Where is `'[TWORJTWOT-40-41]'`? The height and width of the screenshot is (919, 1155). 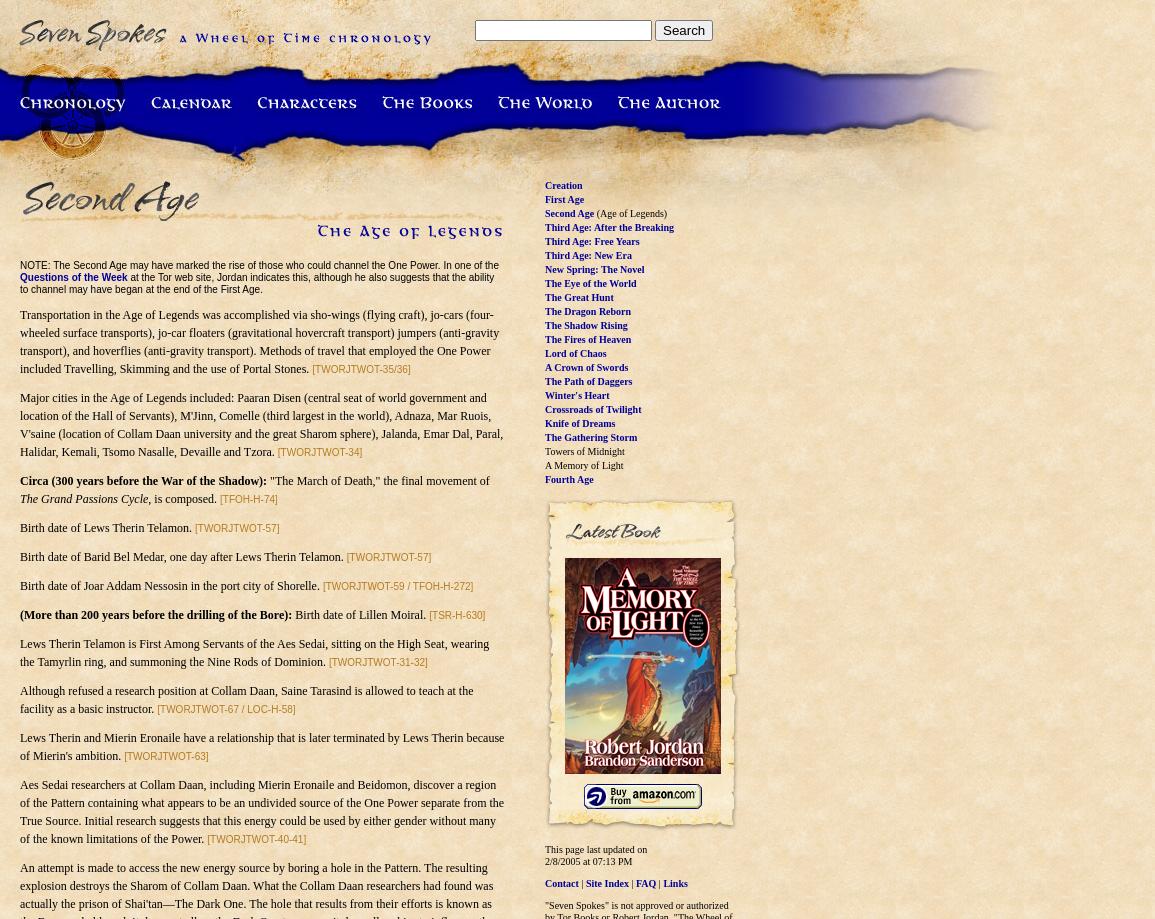 '[TWORJTWOT-40-41]' is located at coordinates (256, 838).